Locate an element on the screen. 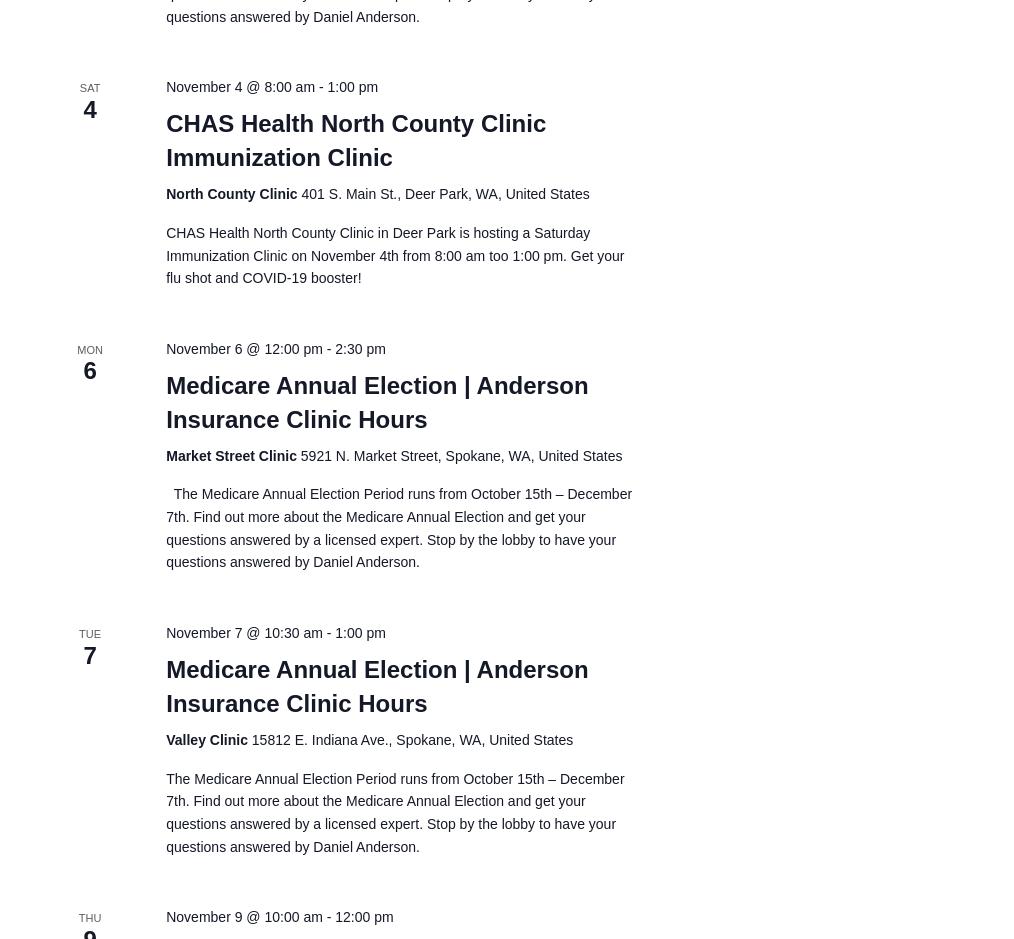  'Market Street Clinic' is located at coordinates (165, 455).